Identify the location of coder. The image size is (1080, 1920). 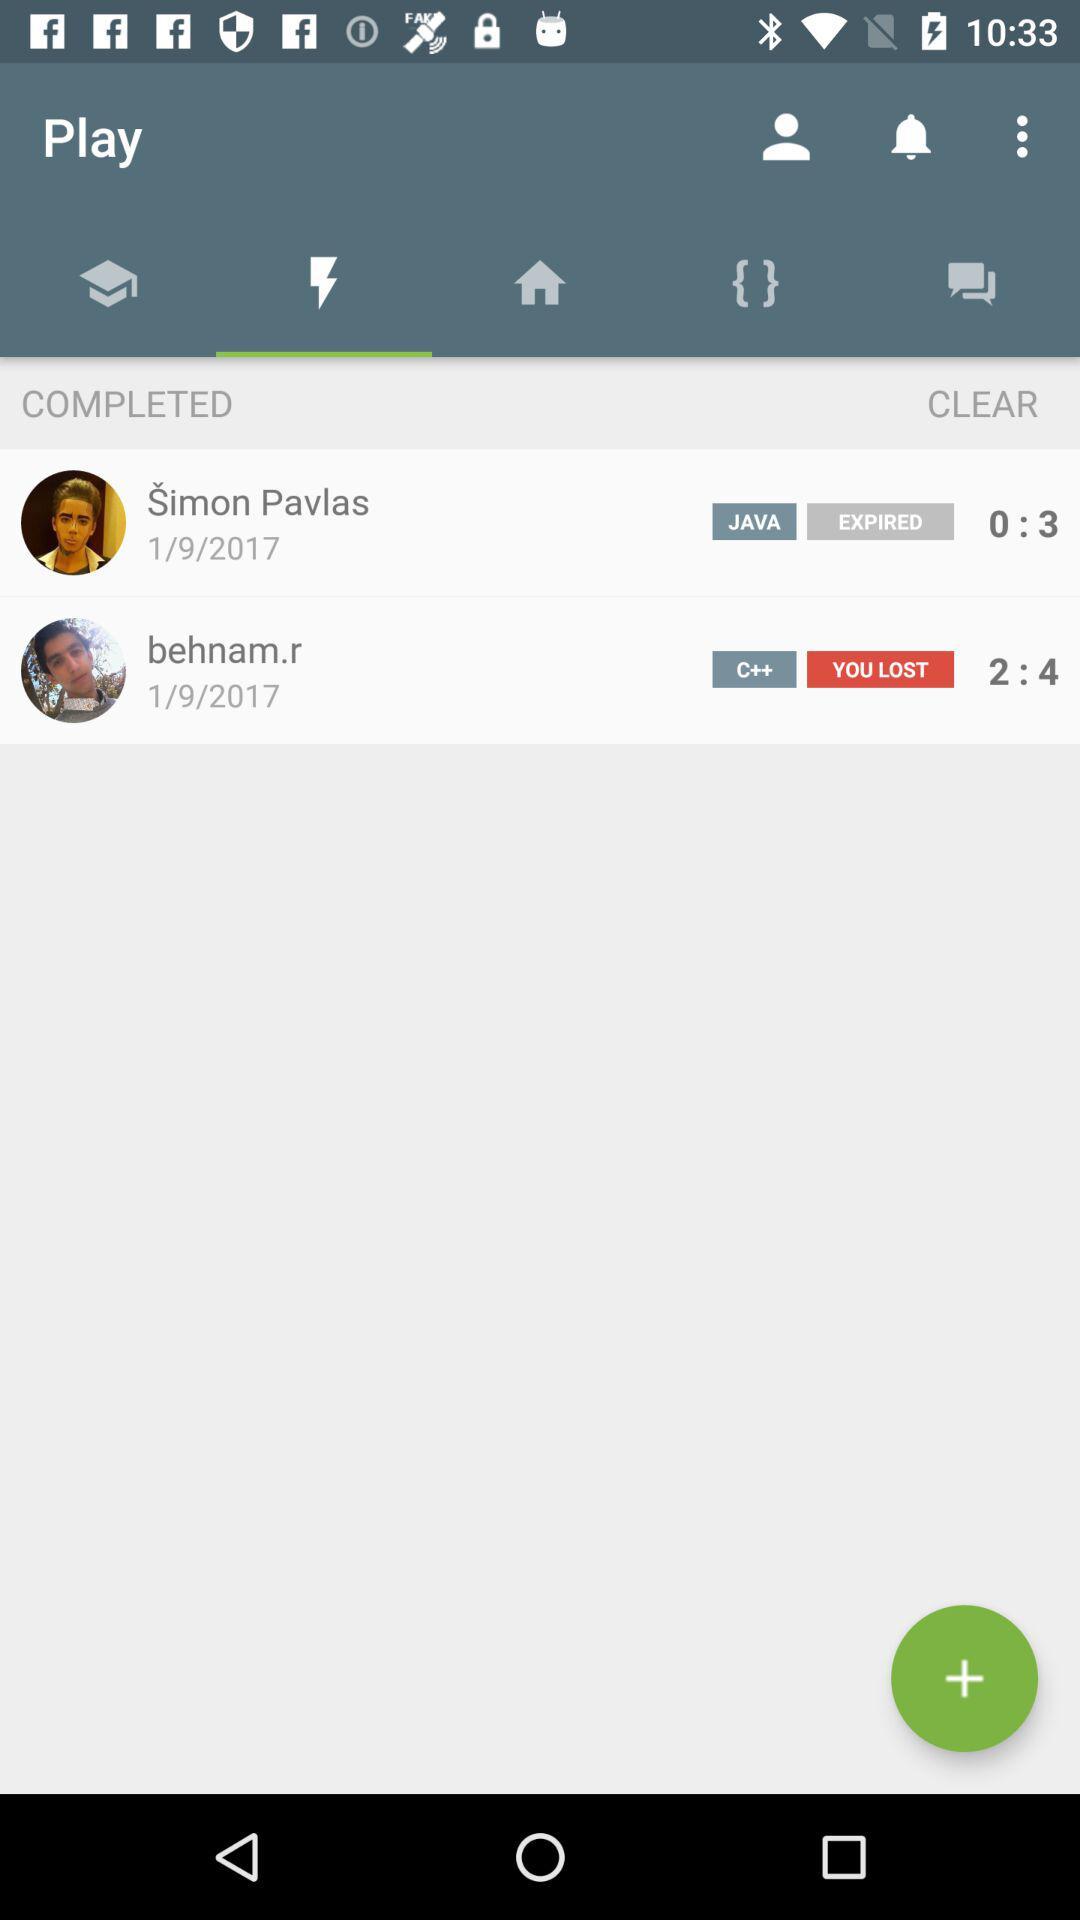
(963, 1678).